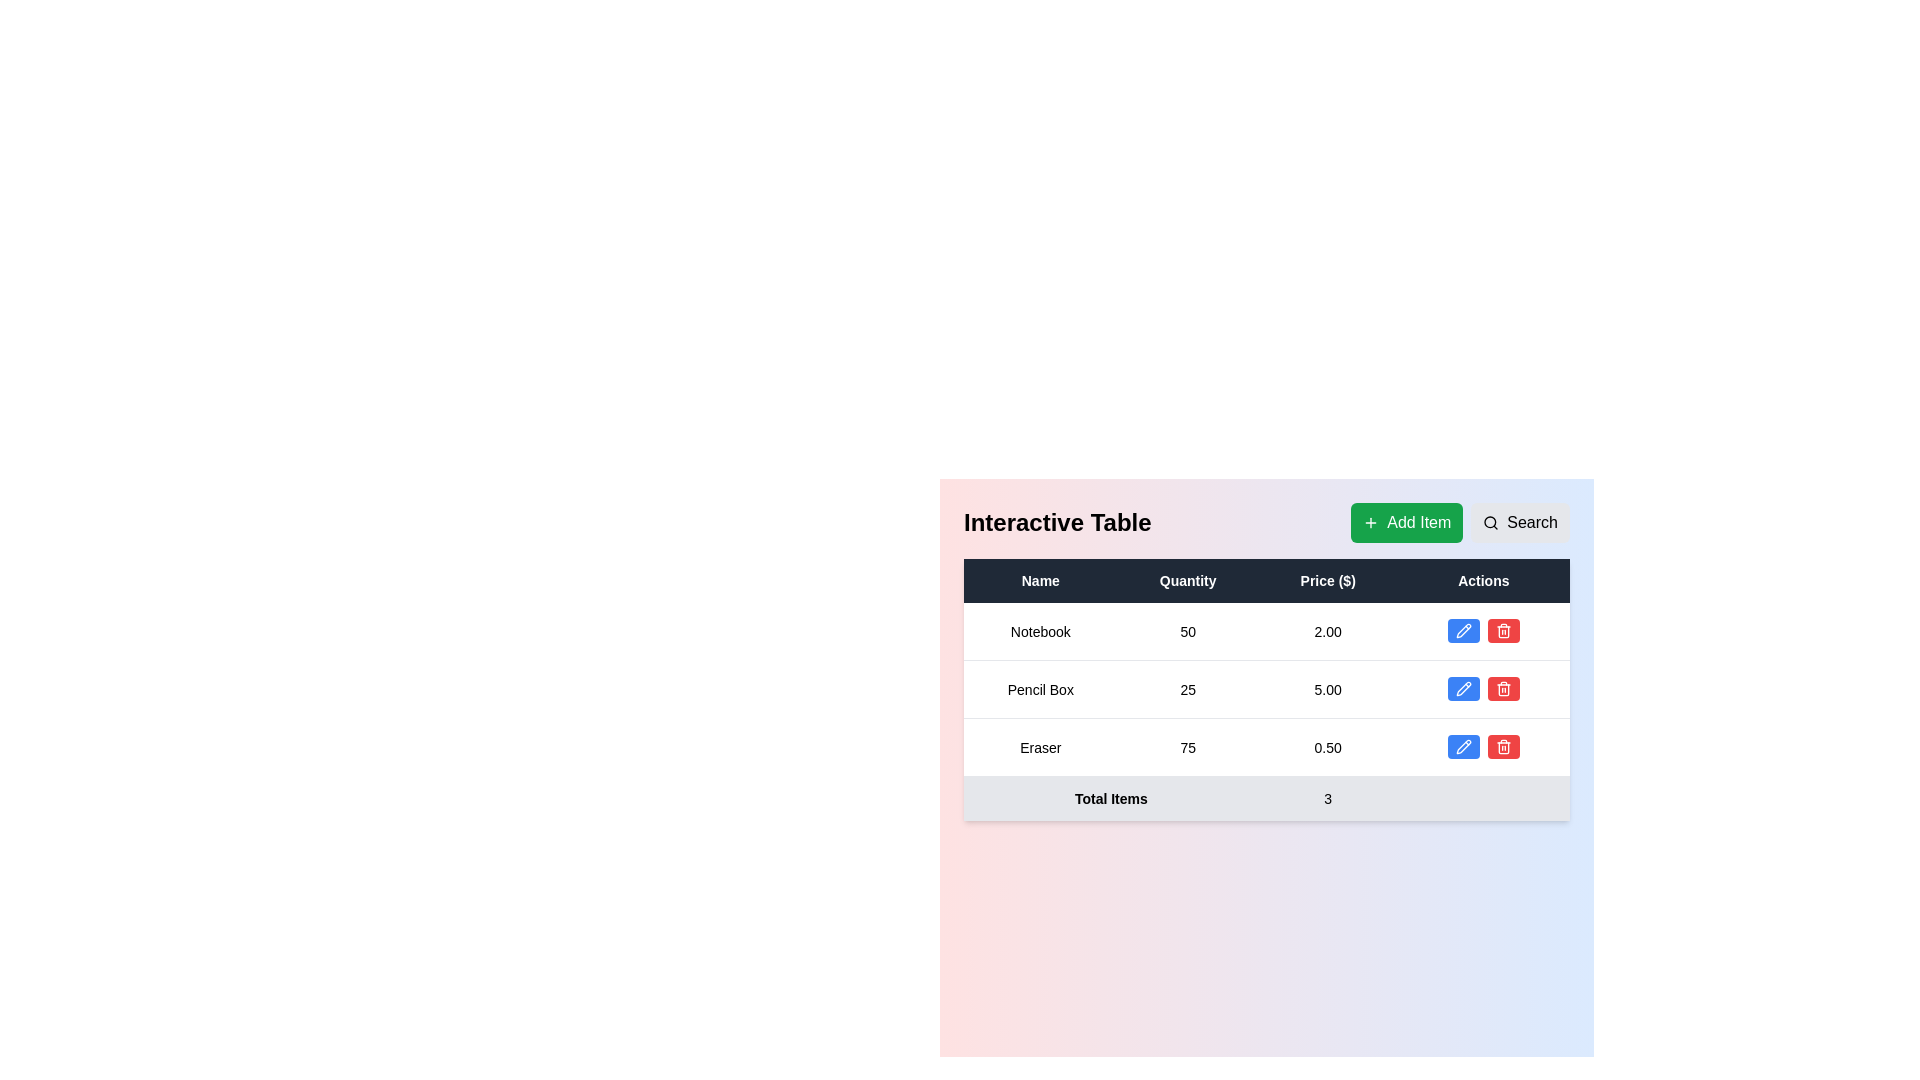  I want to click on the Table summary row at the bottom of the table, which displays the total count of items listed above, specifically the section showing '3', so click(1266, 797).